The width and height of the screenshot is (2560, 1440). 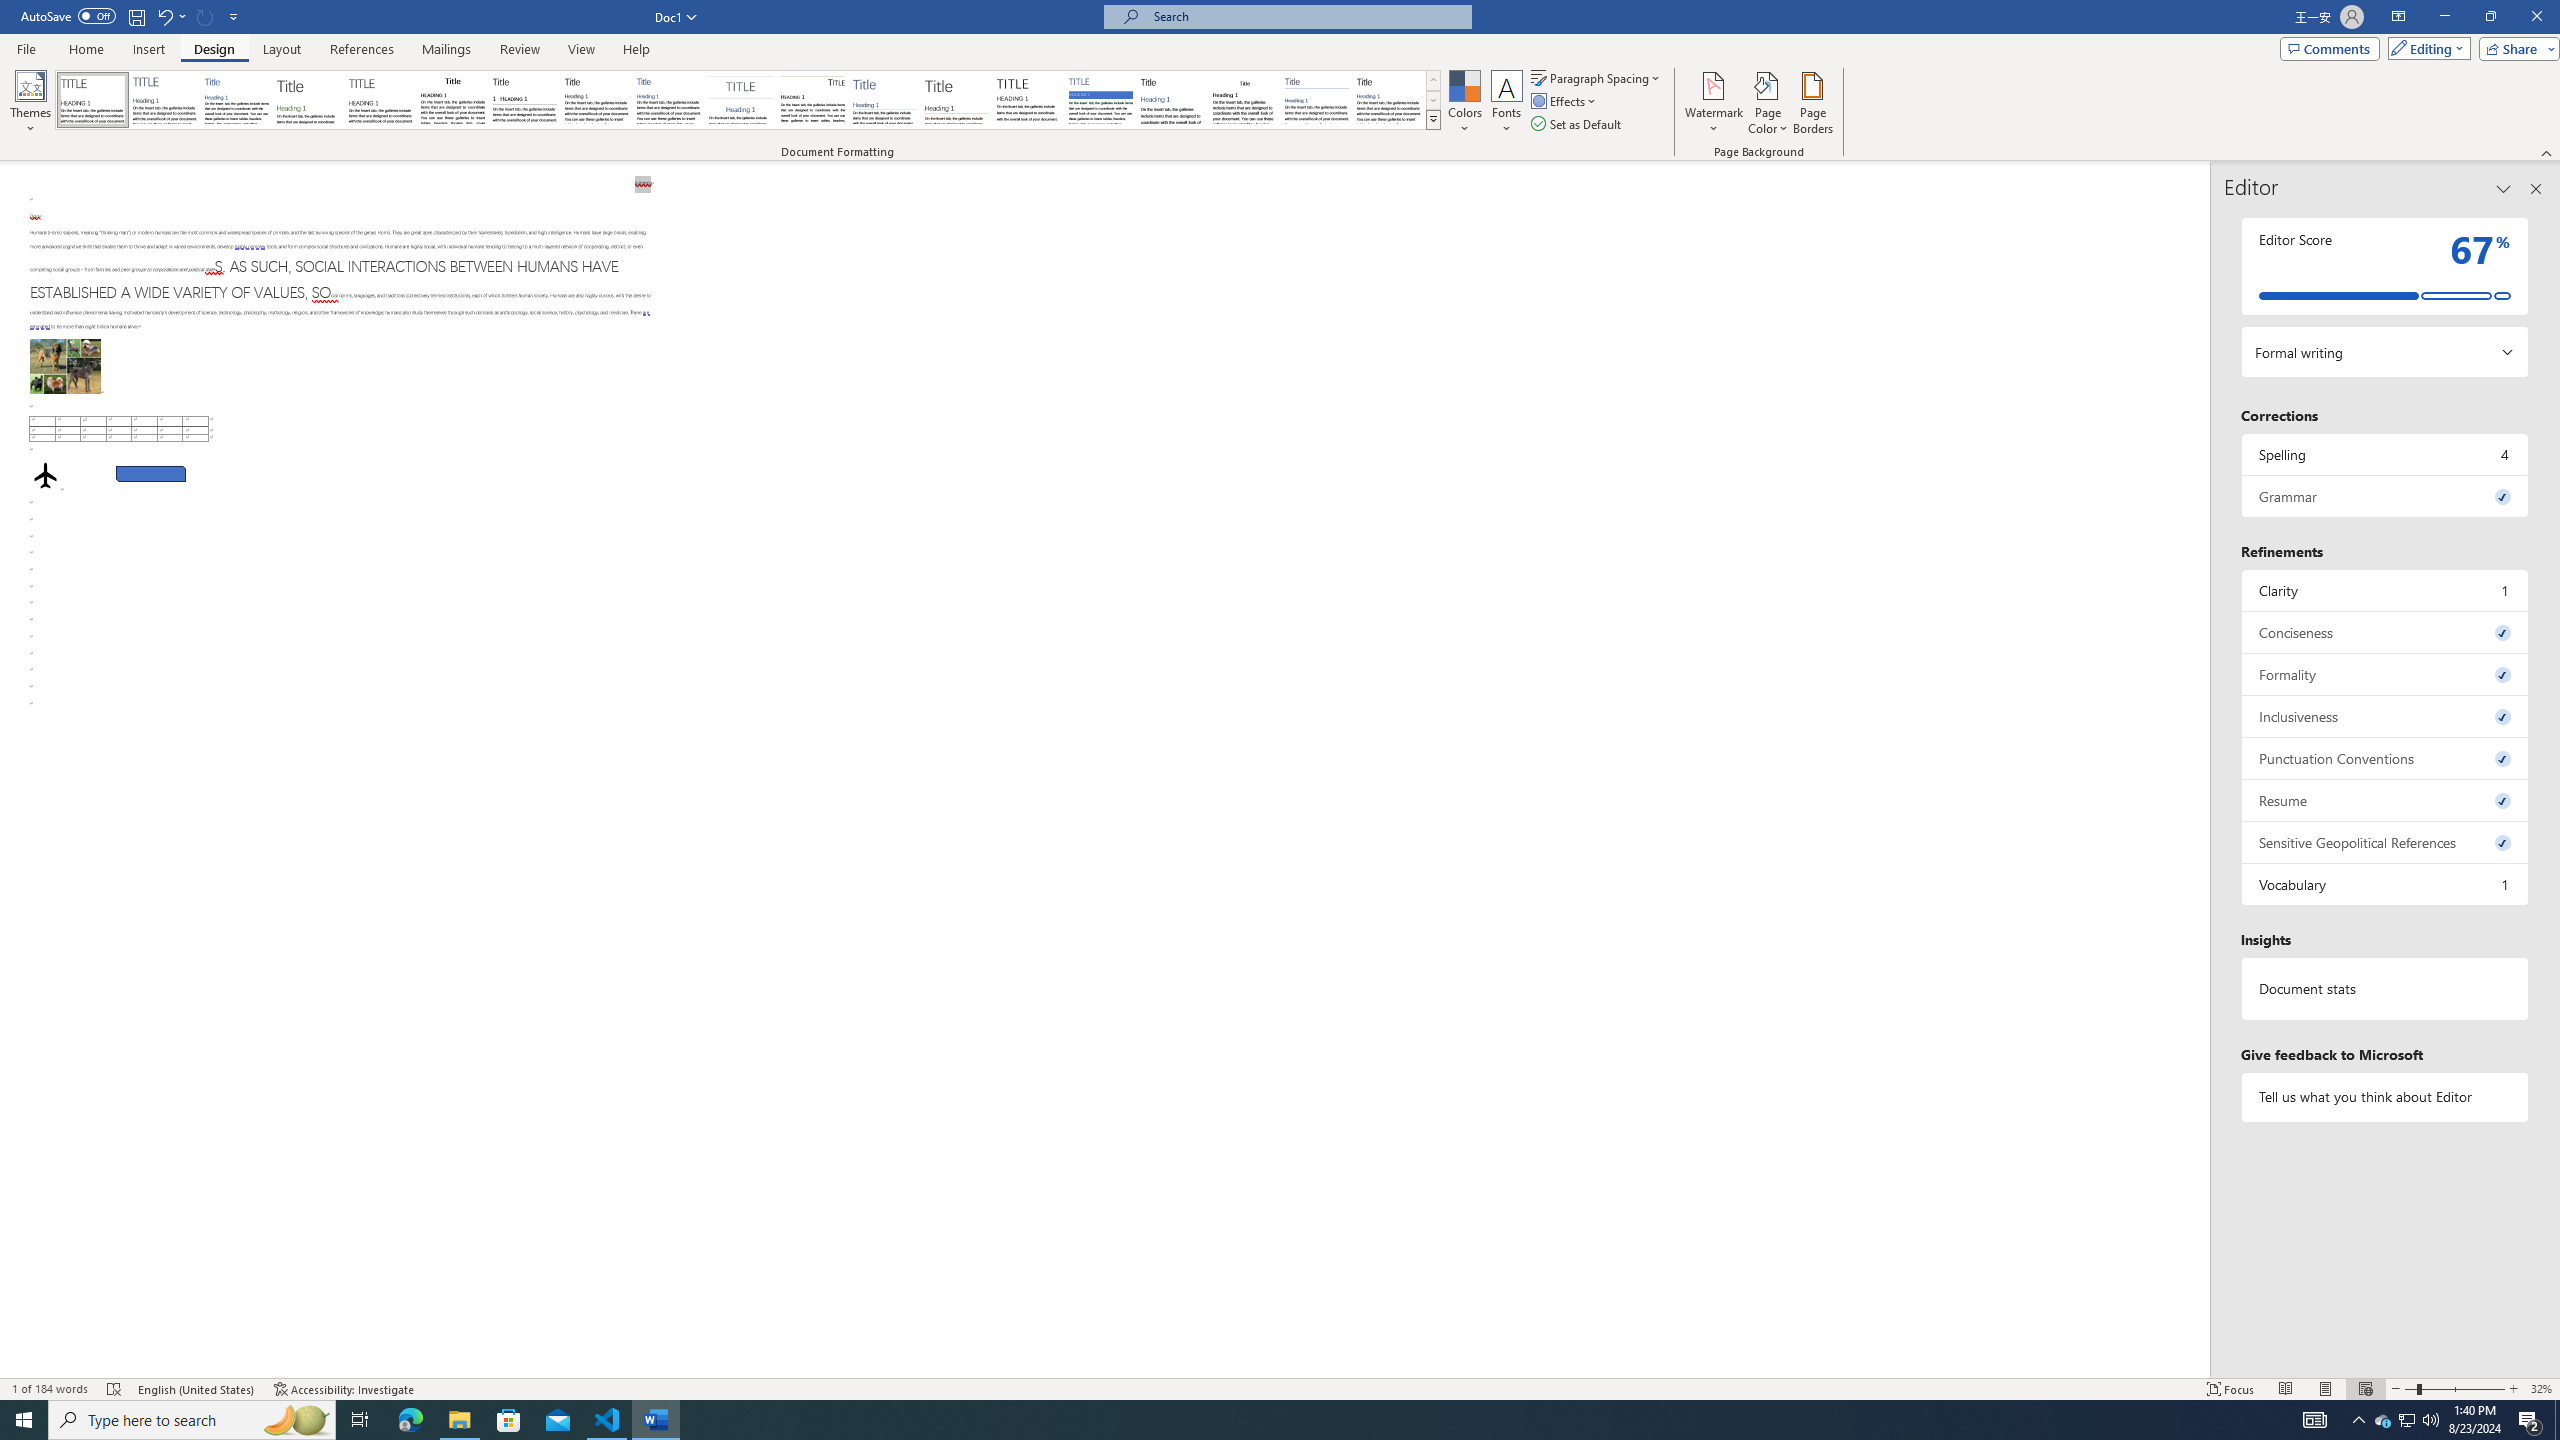 I want to click on 'Fonts', so click(x=1505, y=103).